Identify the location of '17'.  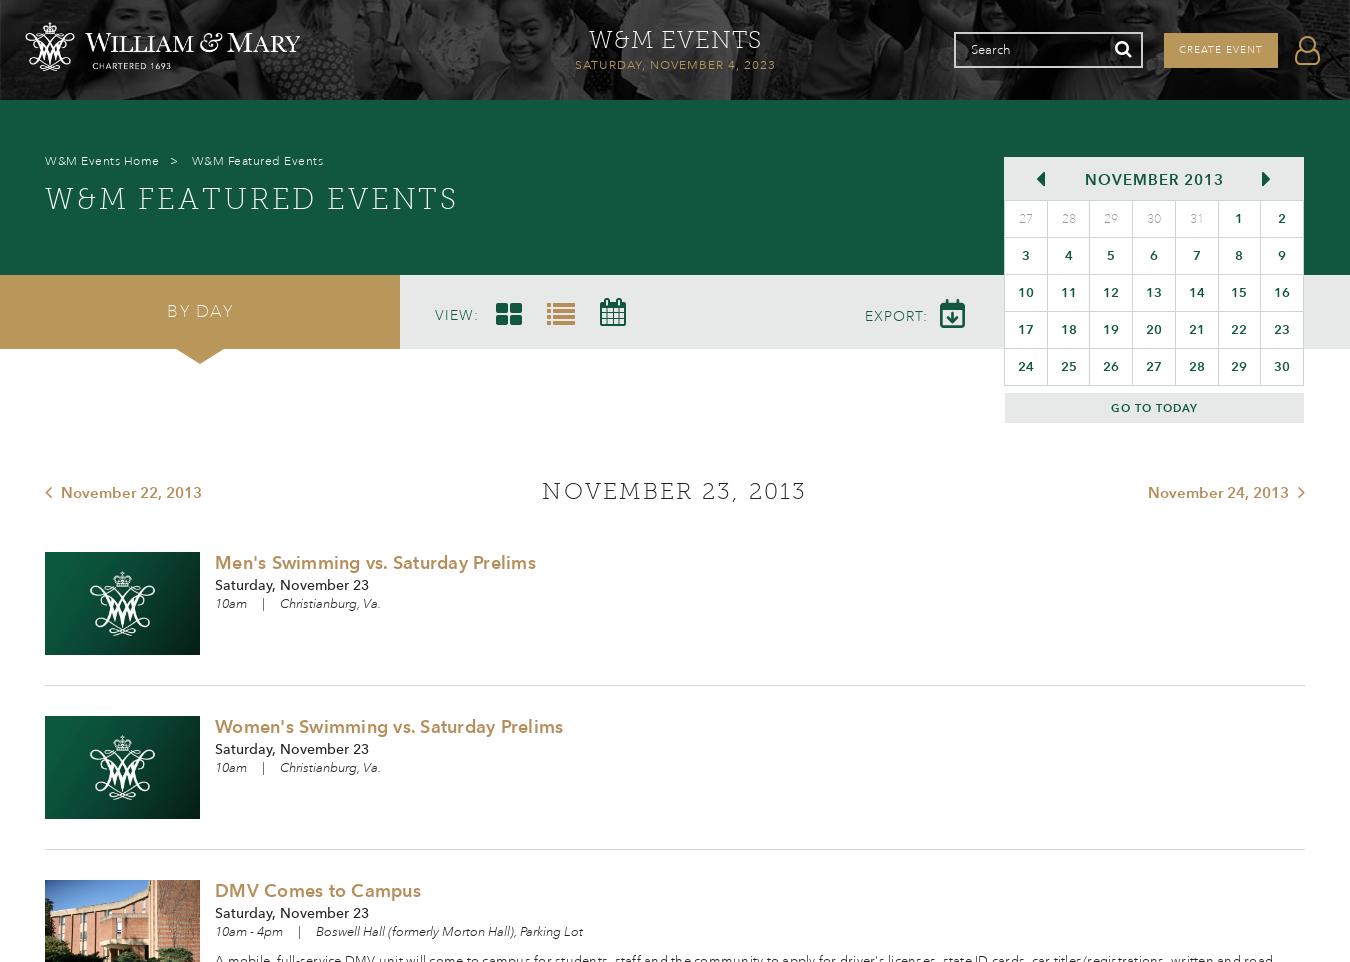
(1025, 328).